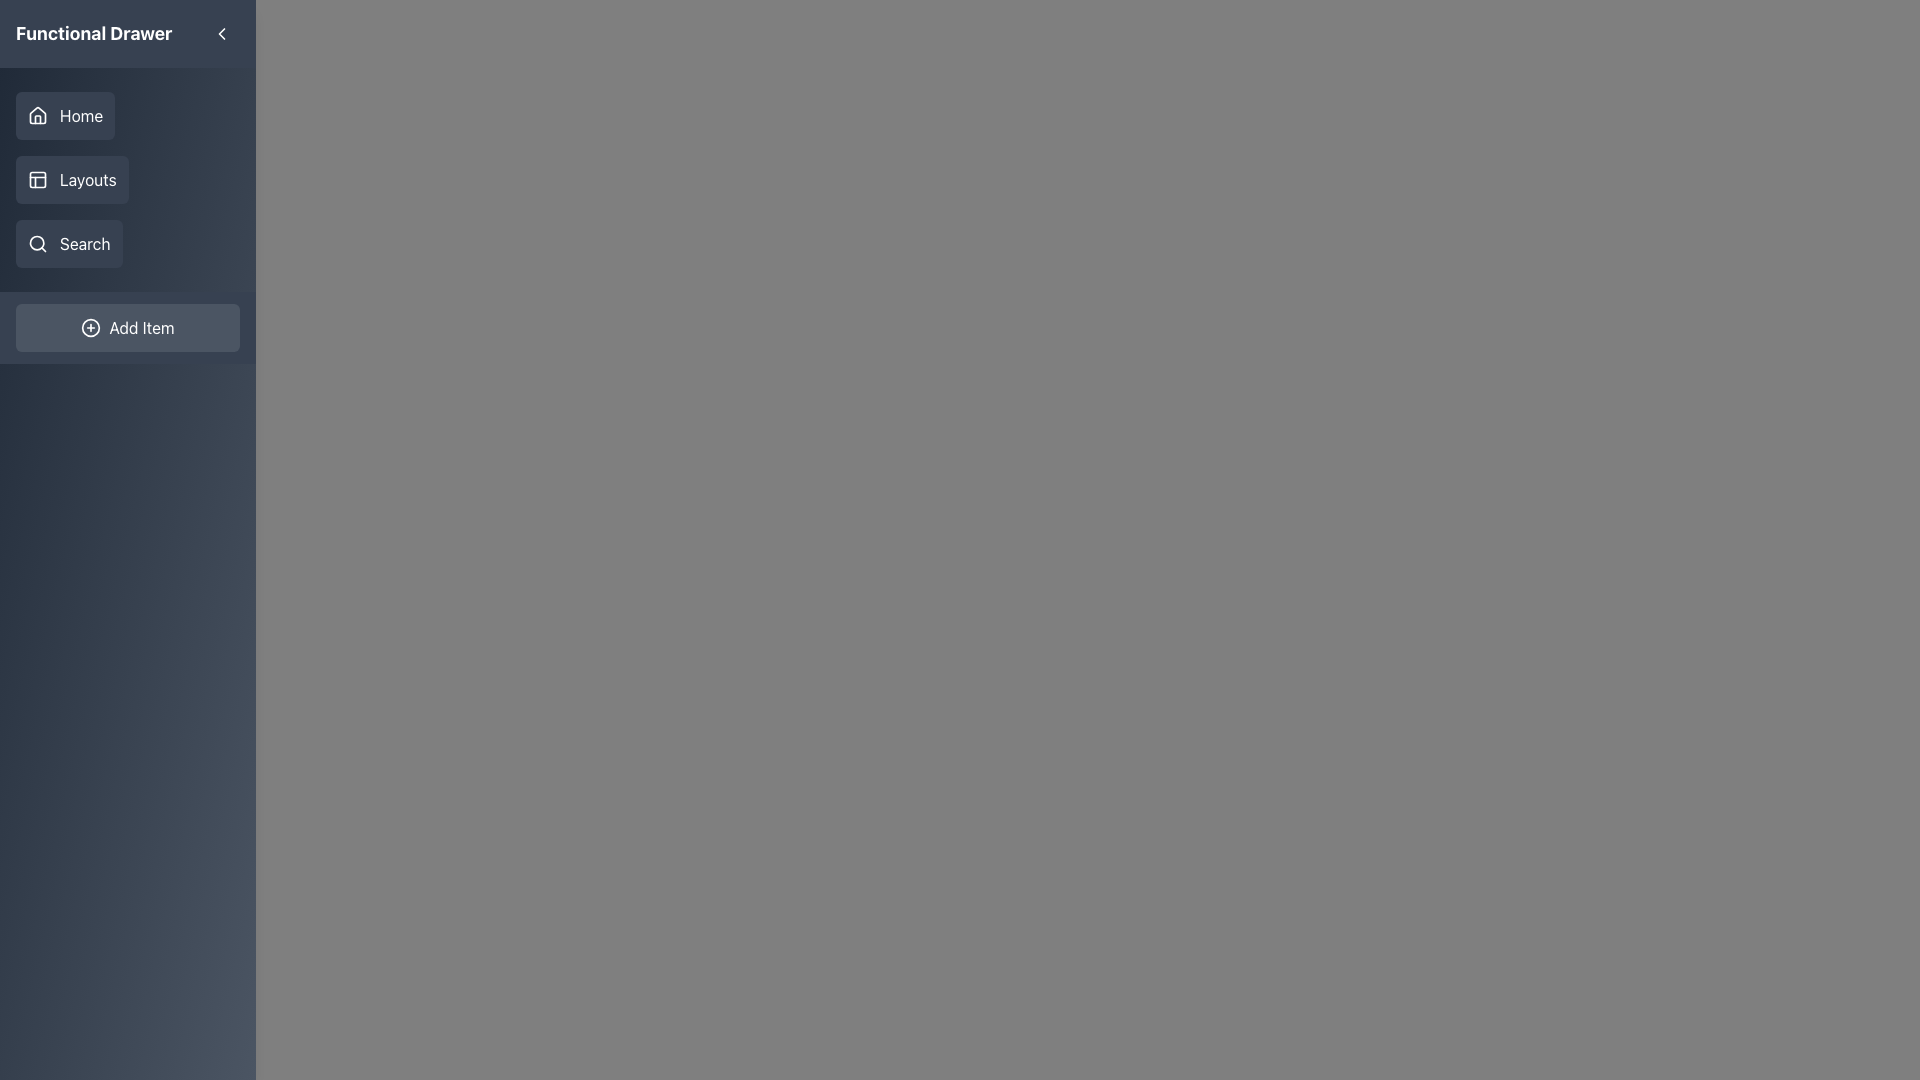 The height and width of the screenshot is (1080, 1920). What do you see at coordinates (38, 242) in the screenshot?
I see `the search icon located in the third item of the left-hand navigation menu labeled 'Search'` at bounding box center [38, 242].